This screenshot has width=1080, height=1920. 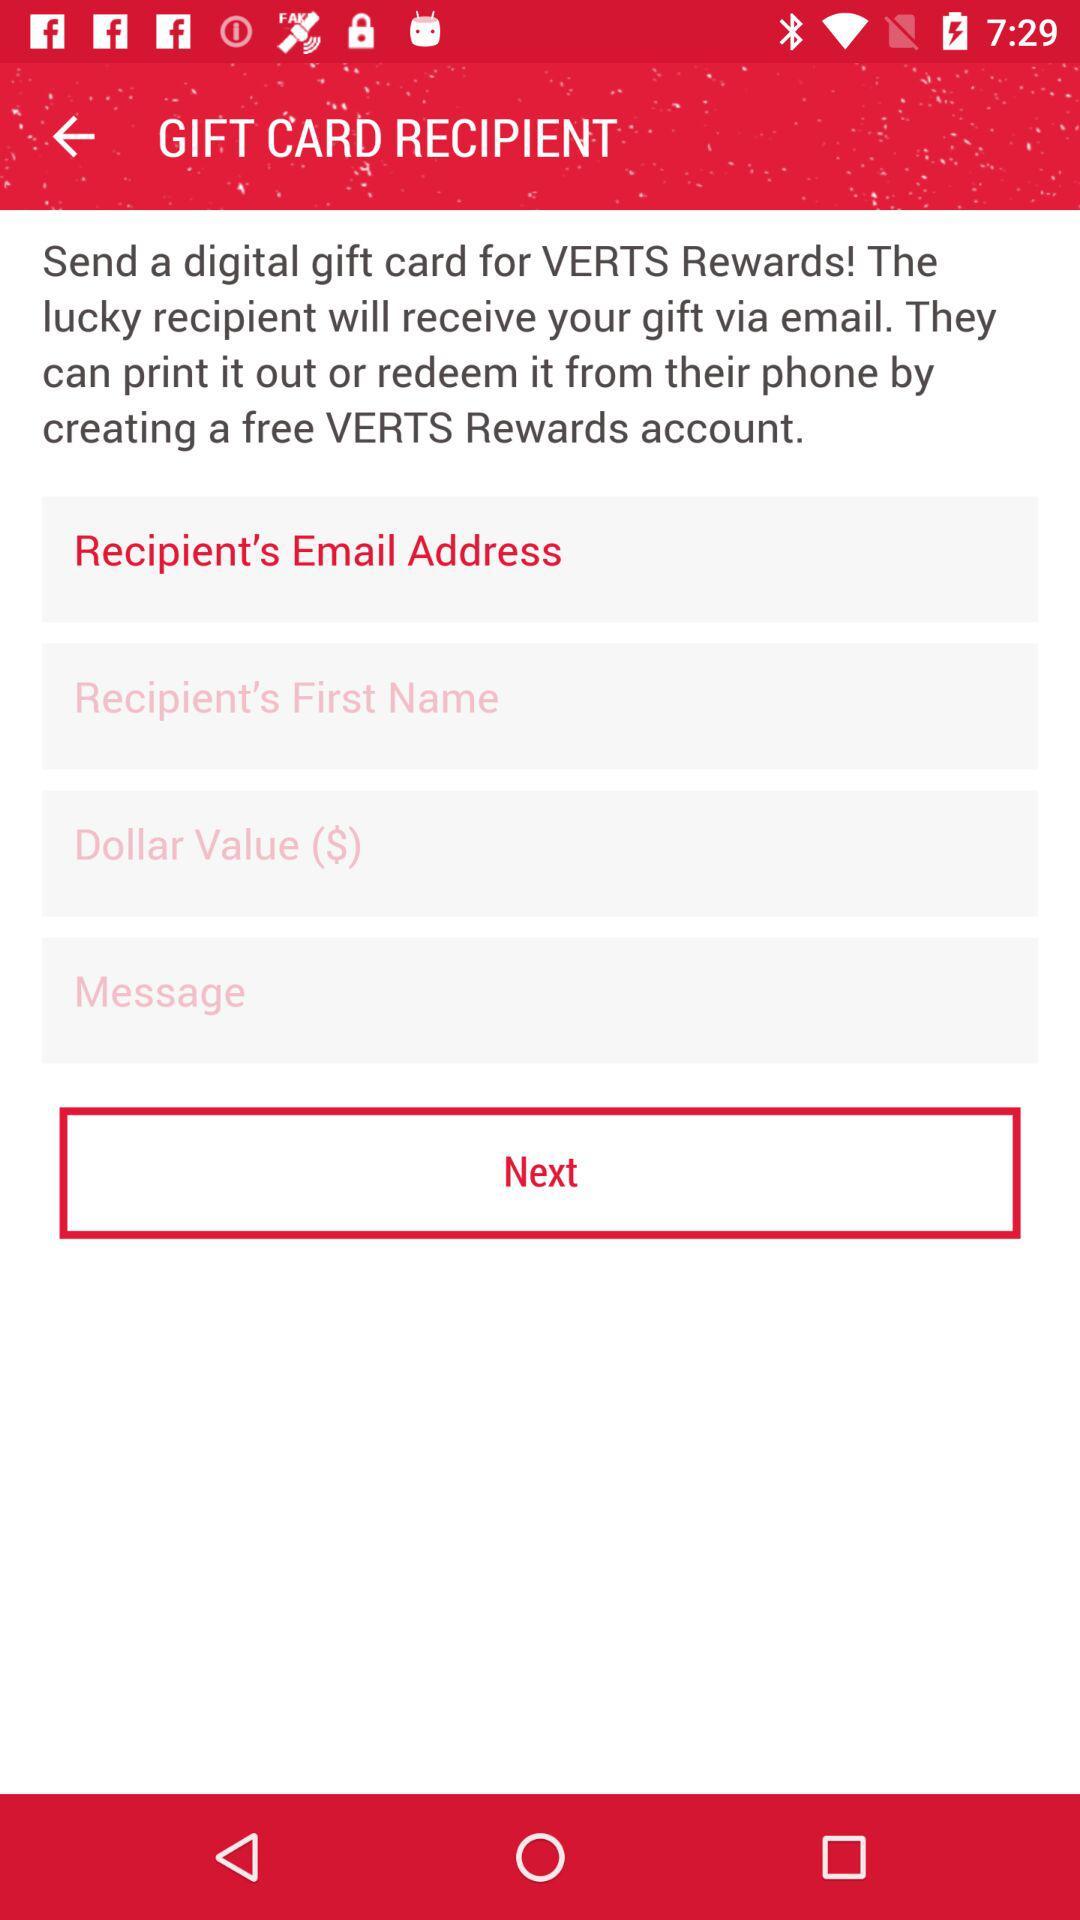 I want to click on the icon at the top left corner, so click(x=72, y=135).